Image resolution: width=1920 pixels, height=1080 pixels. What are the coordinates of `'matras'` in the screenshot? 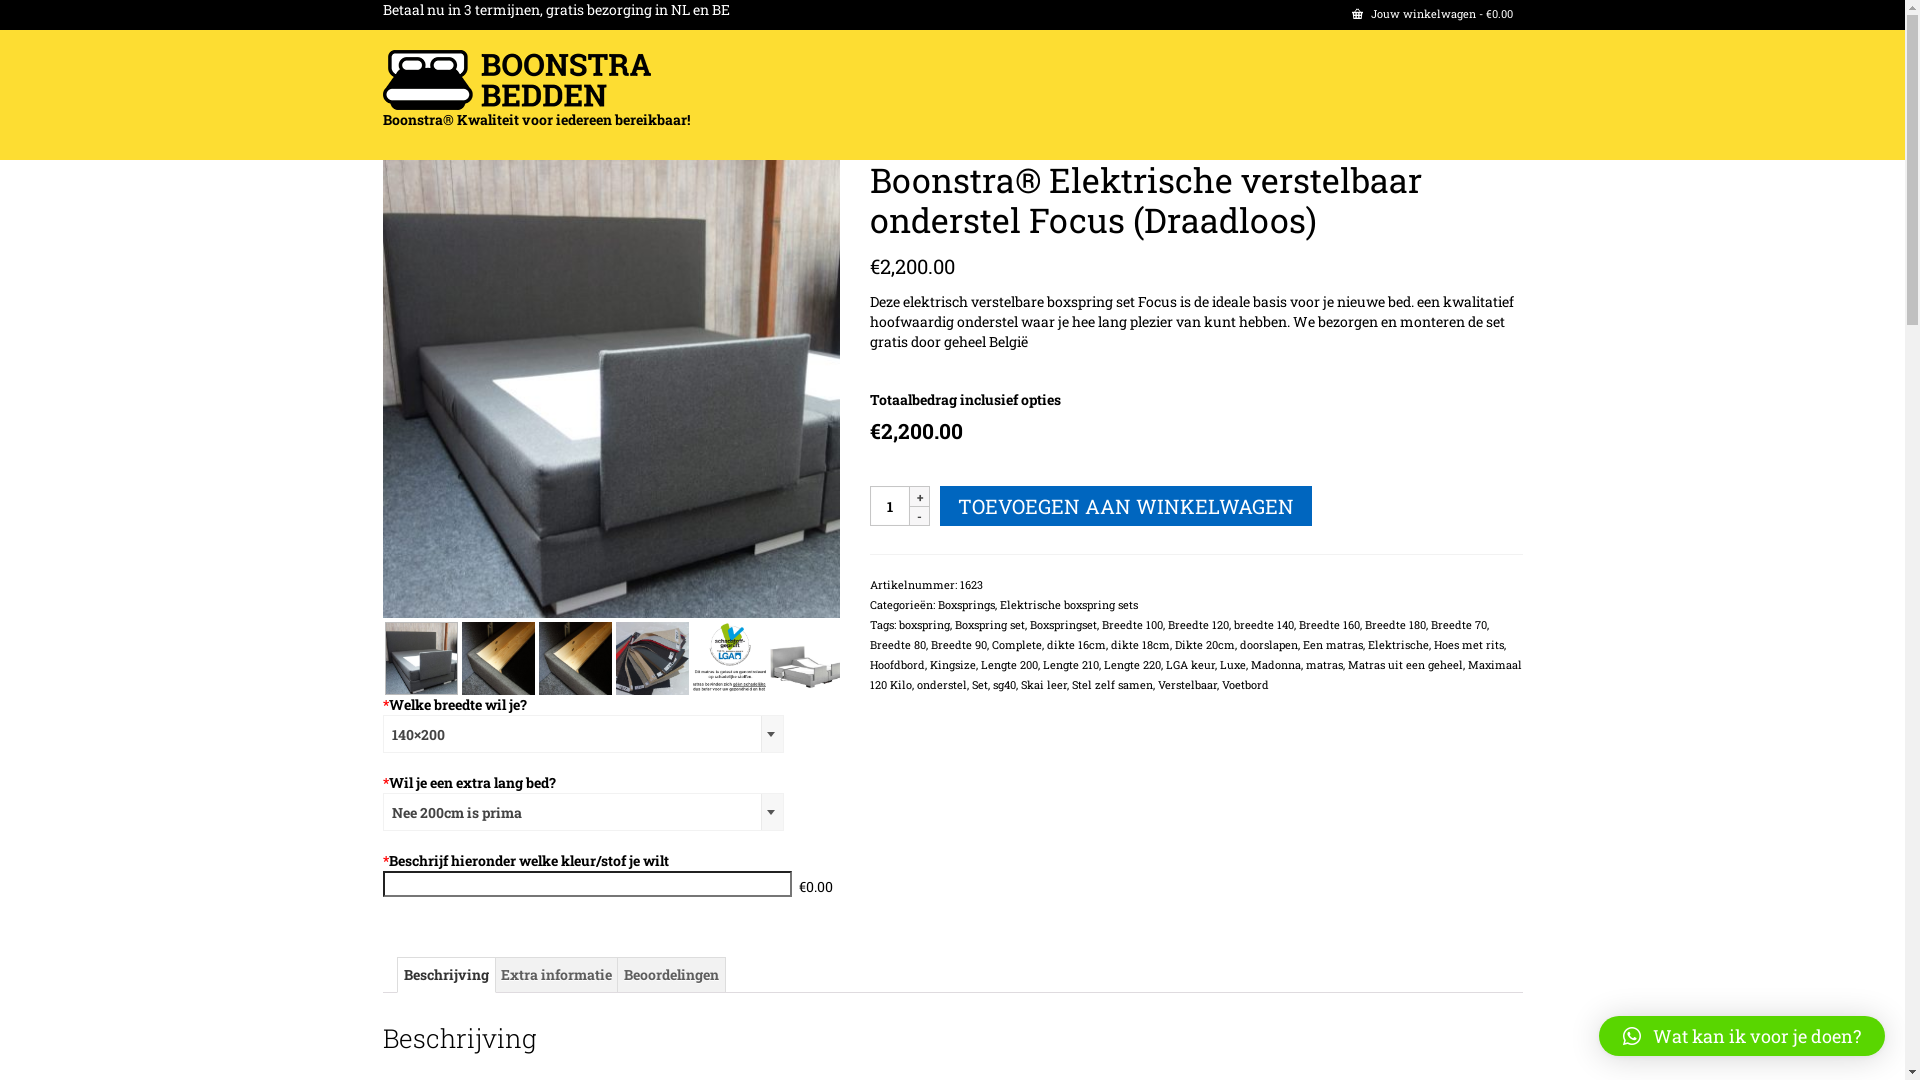 It's located at (1305, 664).